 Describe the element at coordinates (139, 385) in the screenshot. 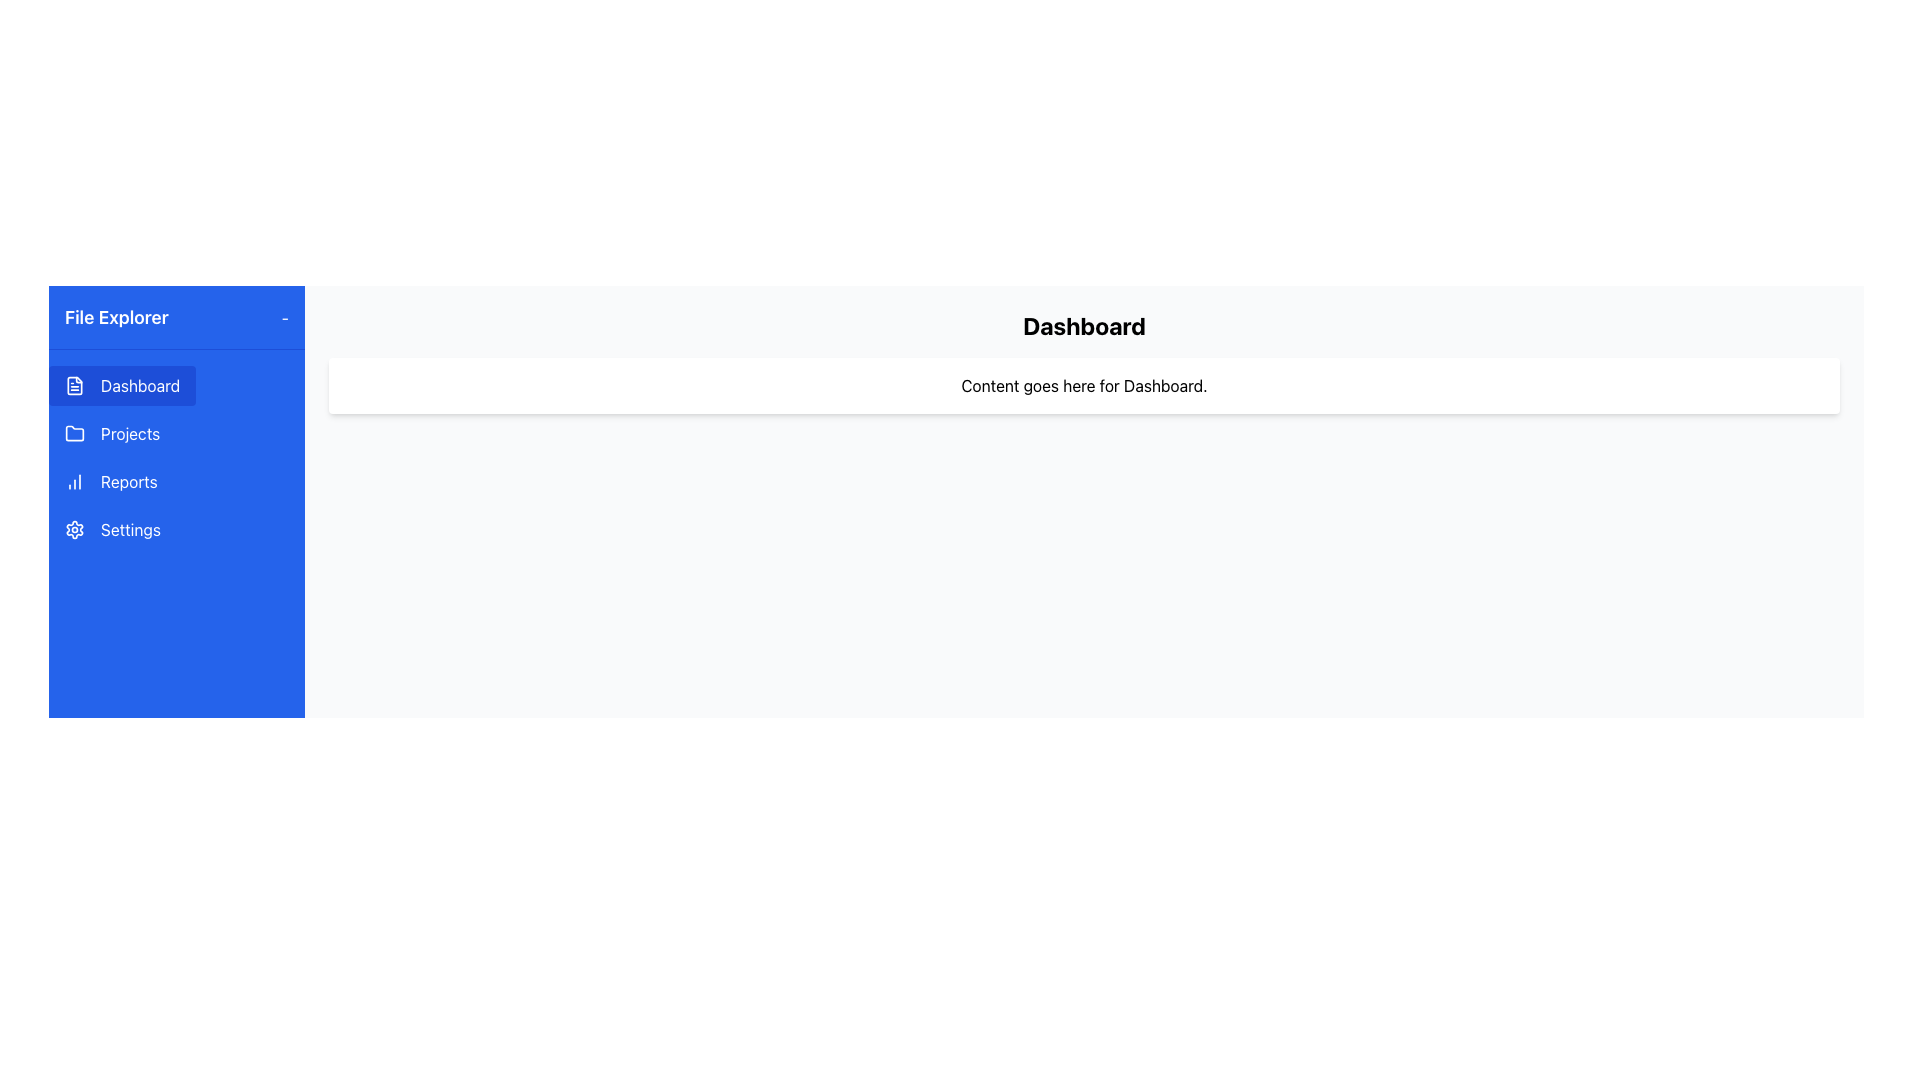

I see `the 'Dashboard' button in the sidebar navigation menu` at that location.